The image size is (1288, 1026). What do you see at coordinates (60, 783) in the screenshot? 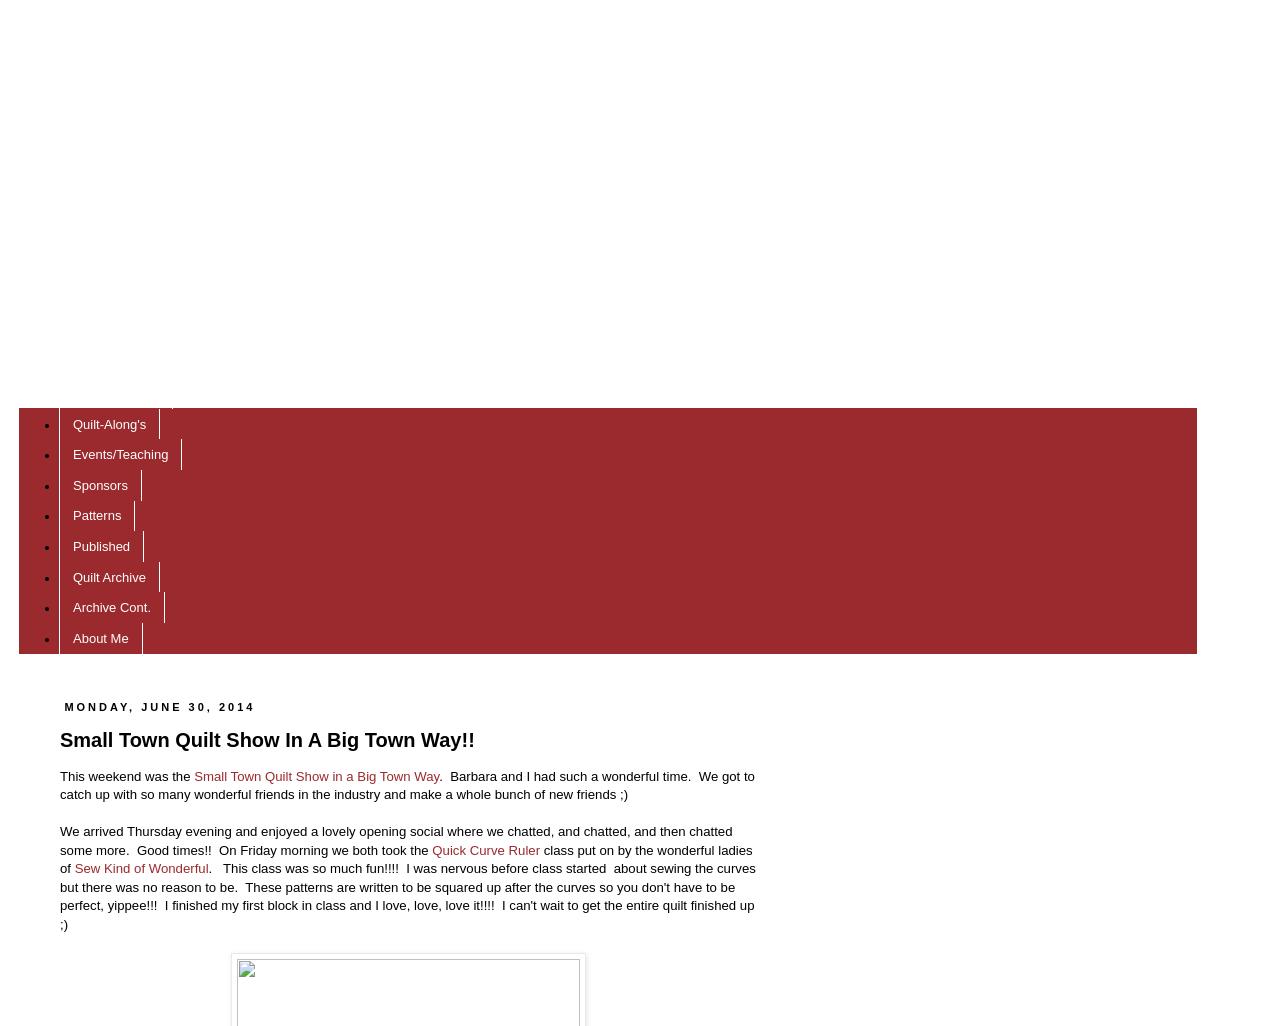
I see `'.  Barbara and I had such a wonderful time.  We got to catch up with so many wonderful friends in the industry and make a whole bunch of new friends ;)'` at bounding box center [60, 783].